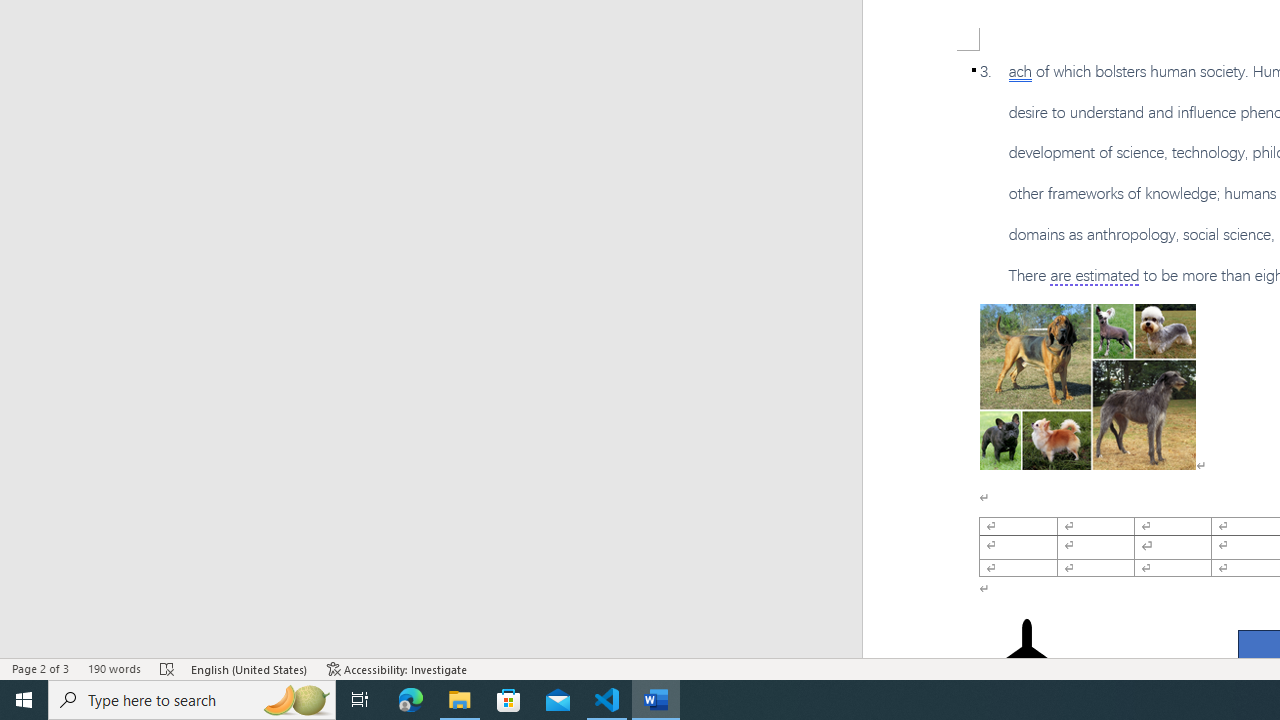 The width and height of the screenshot is (1280, 720). I want to click on 'Language English (United States)', so click(249, 669).